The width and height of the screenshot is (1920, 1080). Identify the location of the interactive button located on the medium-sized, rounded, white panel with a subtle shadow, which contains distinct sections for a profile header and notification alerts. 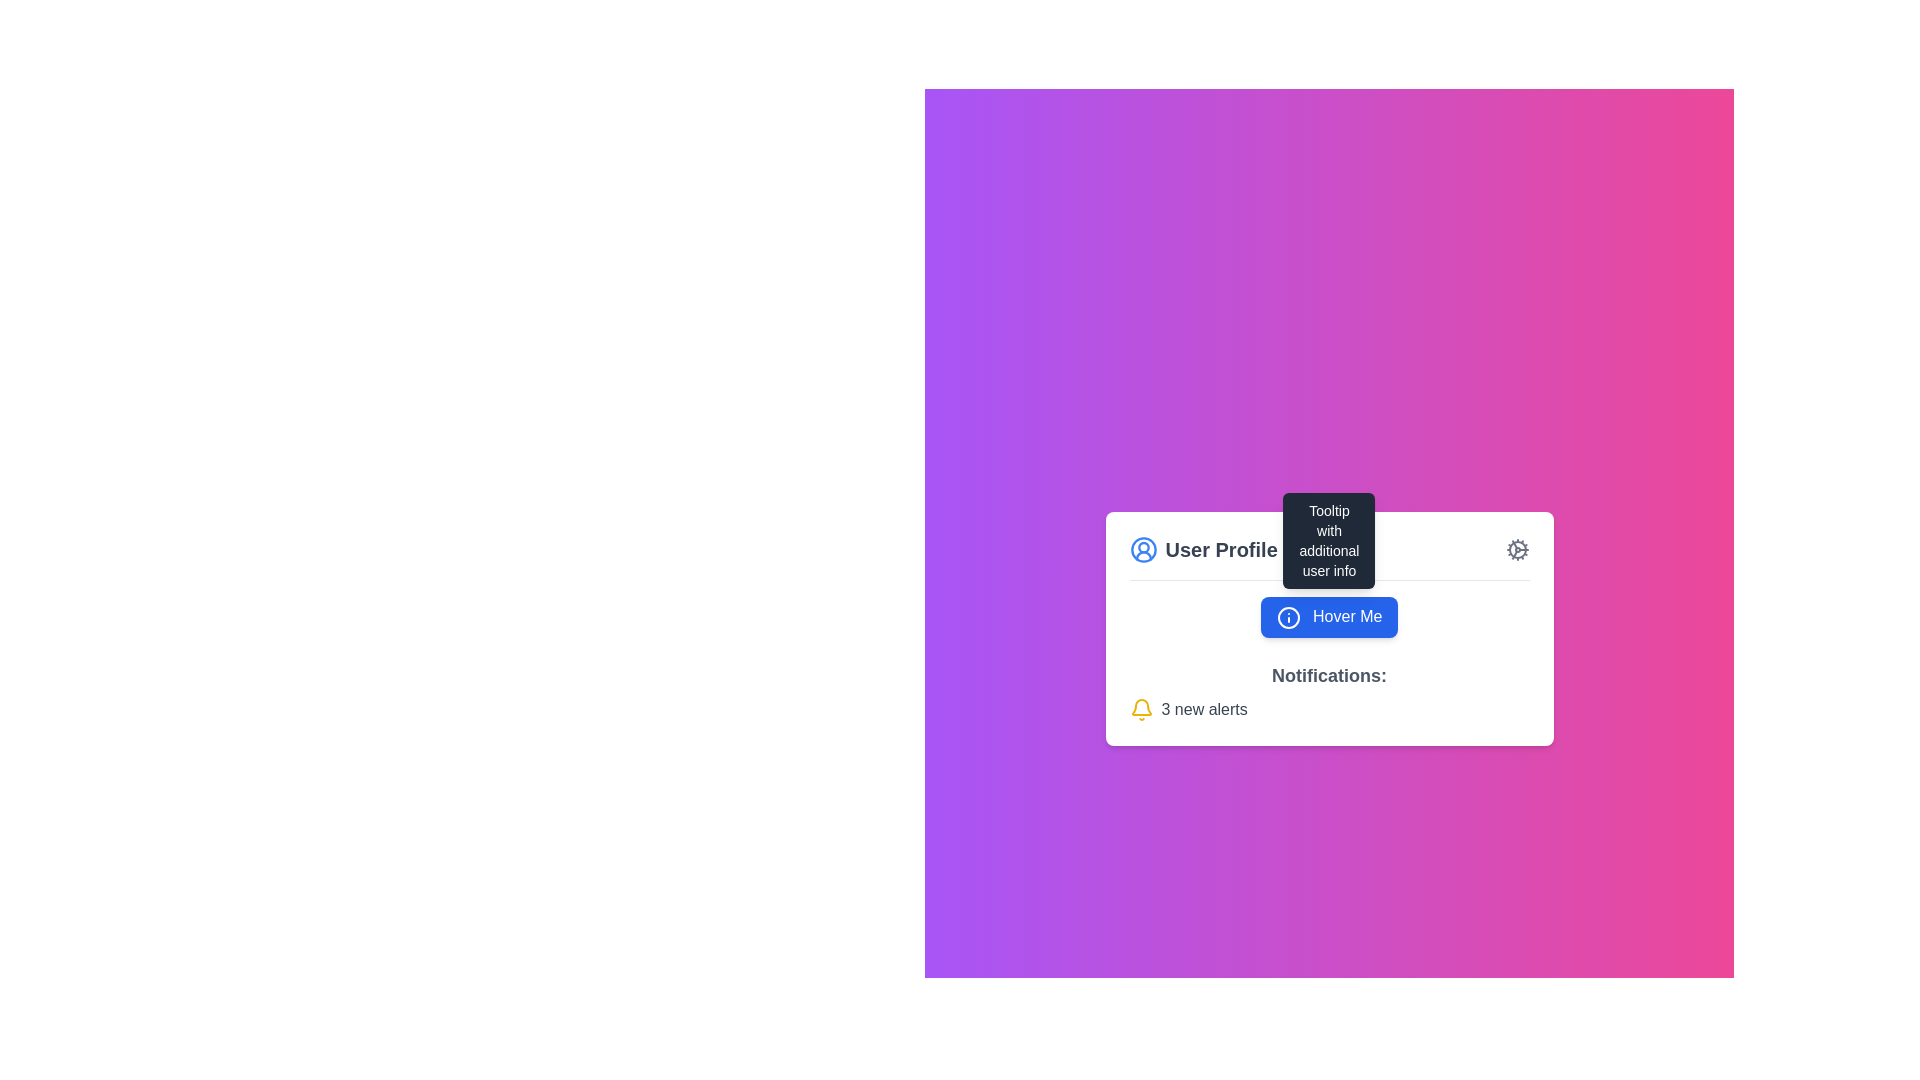
(1329, 627).